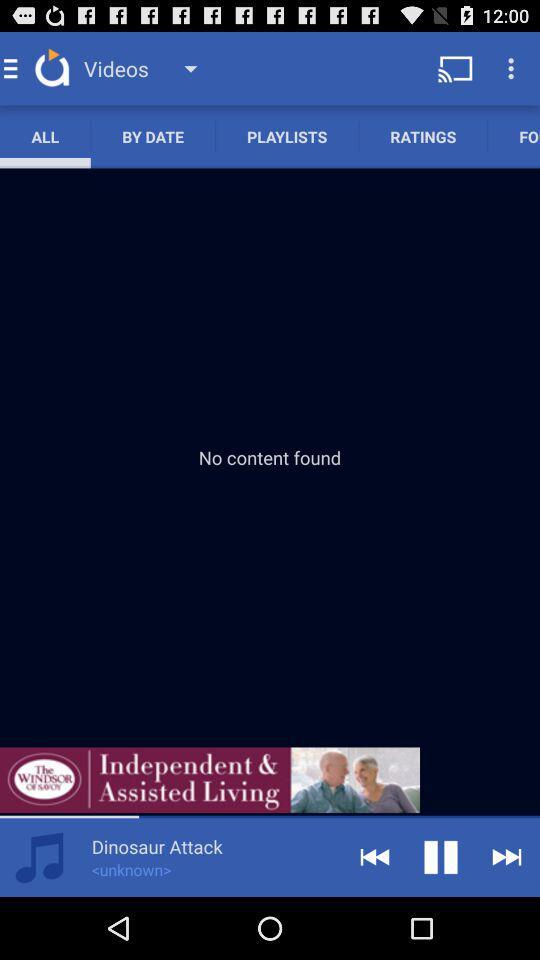 The height and width of the screenshot is (960, 540). What do you see at coordinates (374, 917) in the screenshot?
I see `the av_rewind icon` at bounding box center [374, 917].